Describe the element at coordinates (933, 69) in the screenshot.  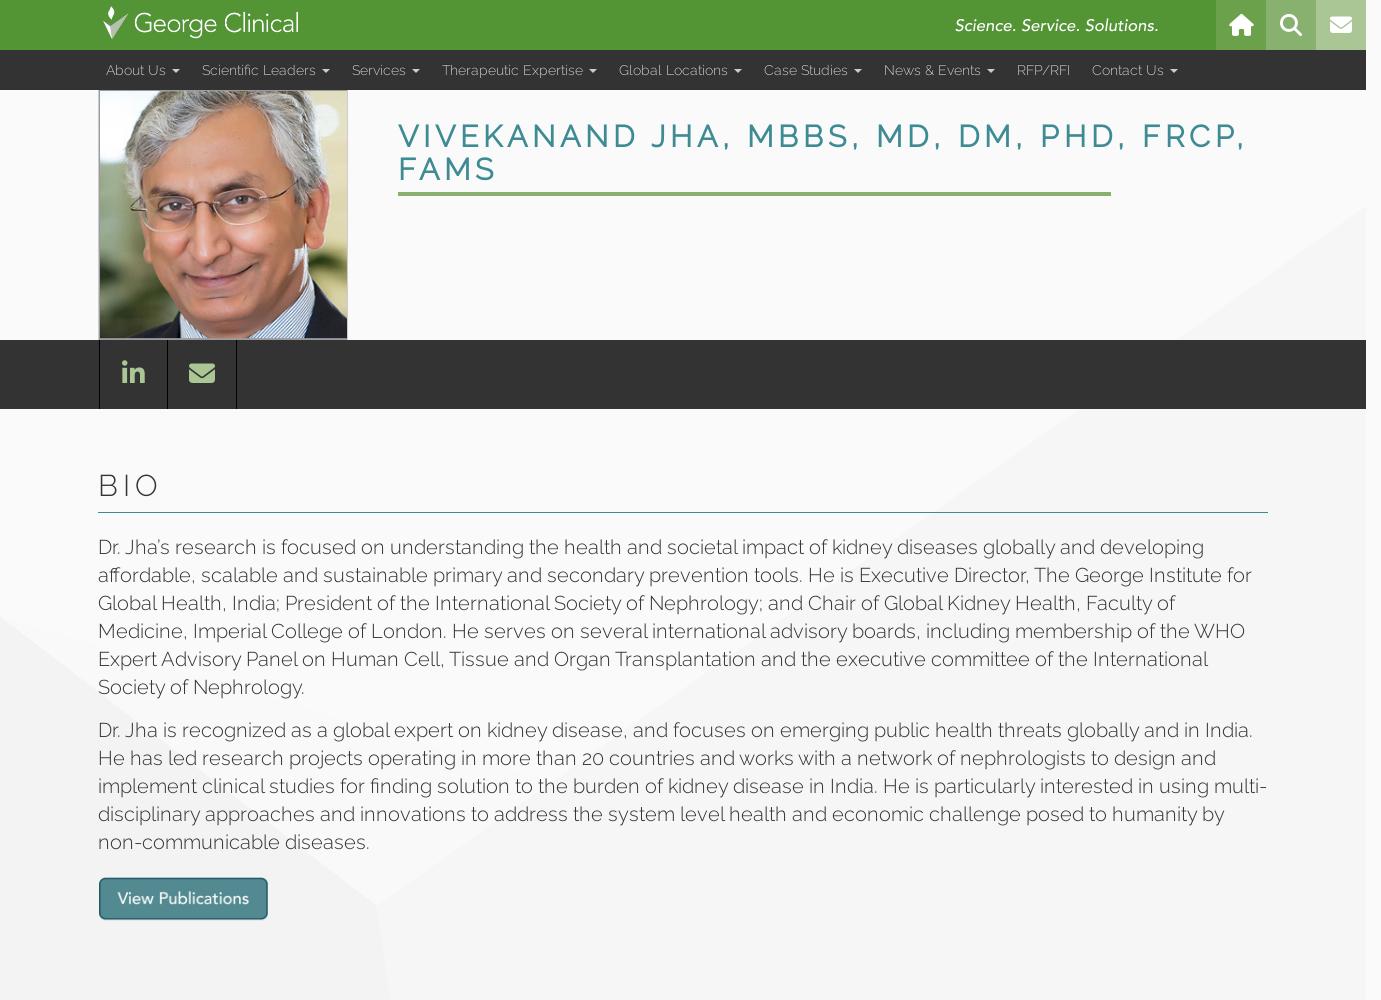
I see `'News & Events'` at that location.